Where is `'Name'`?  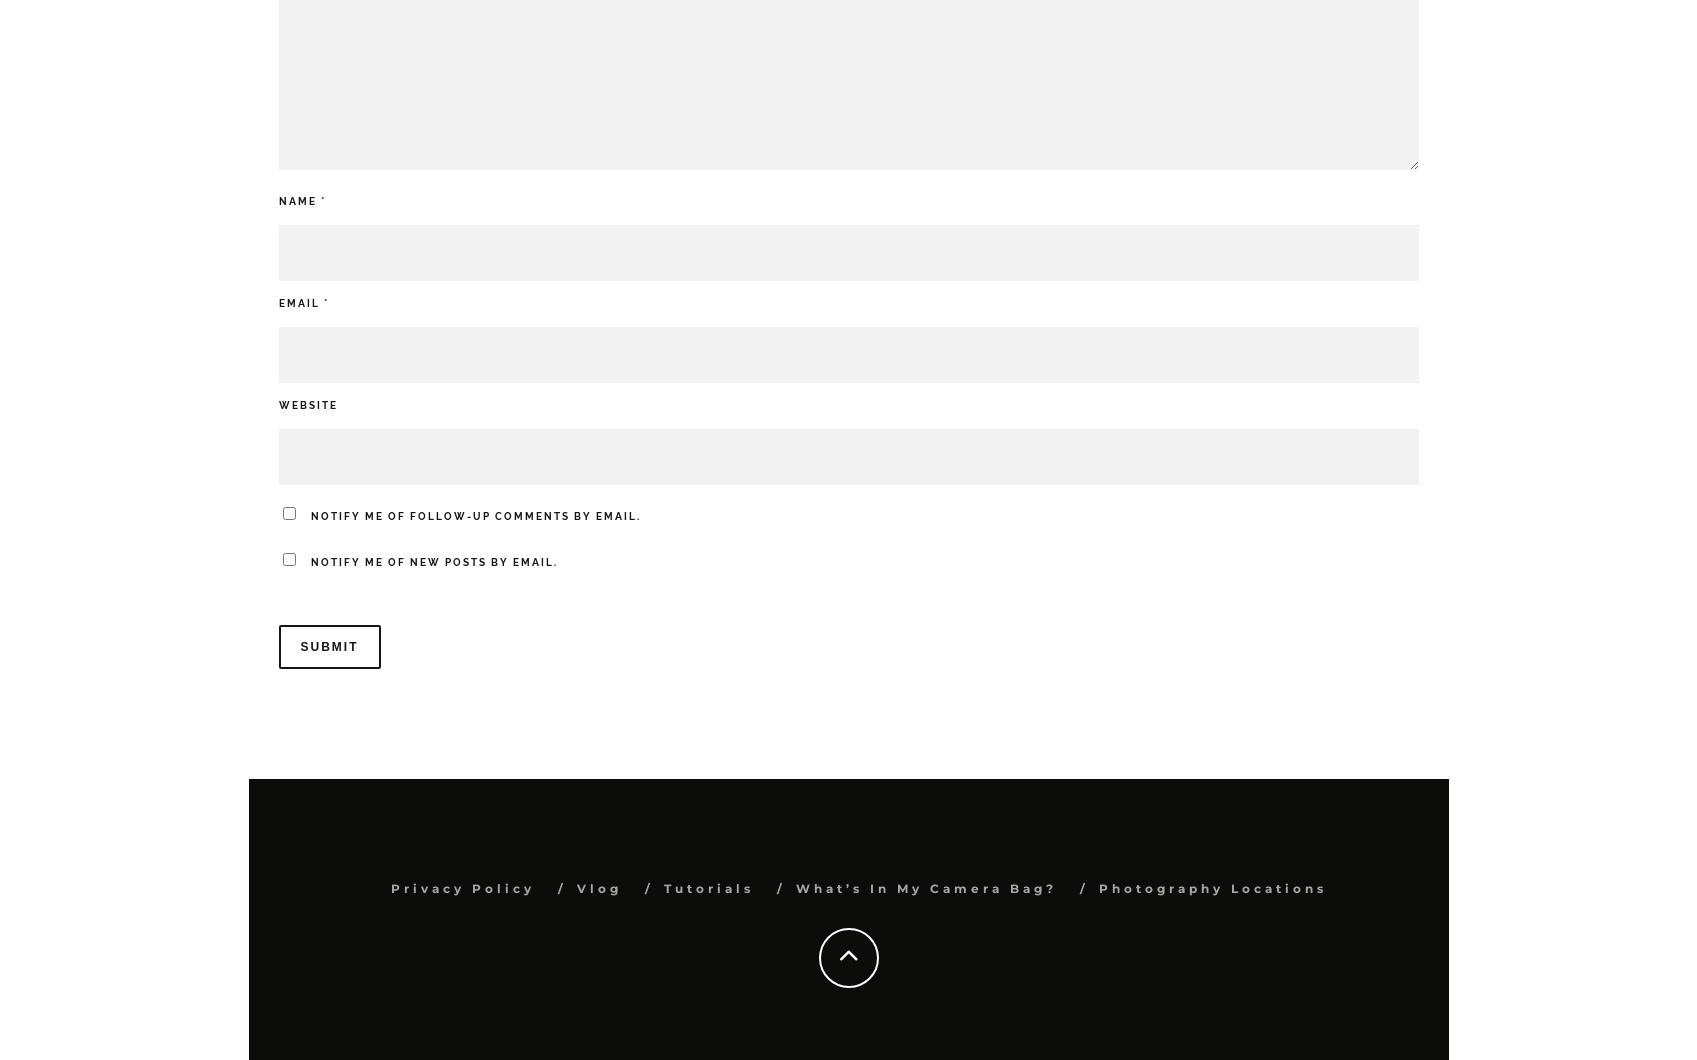
'Name' is located at coordinates (276, 199).